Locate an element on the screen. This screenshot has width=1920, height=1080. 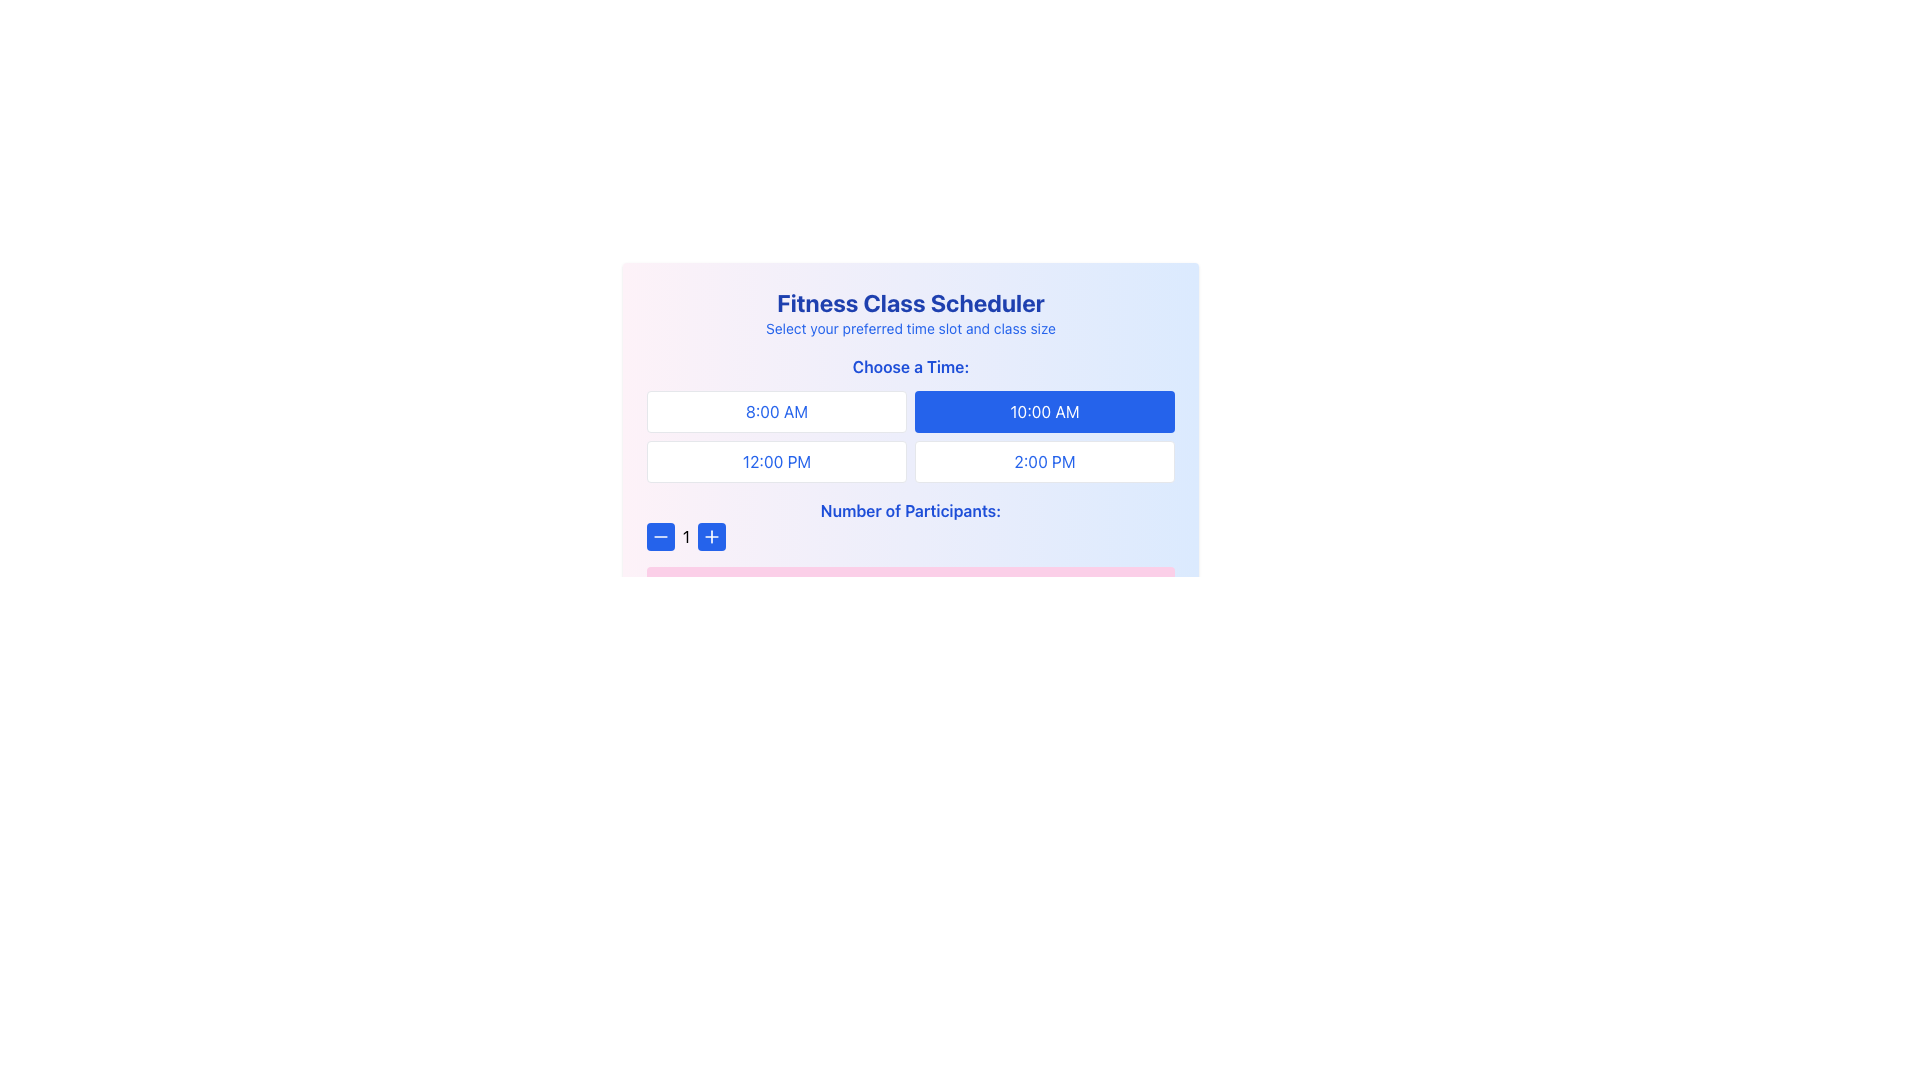
the grid containing selectable time slots, located directly below the 'Choose a Time:' heading is located at coordinates (910, 418).